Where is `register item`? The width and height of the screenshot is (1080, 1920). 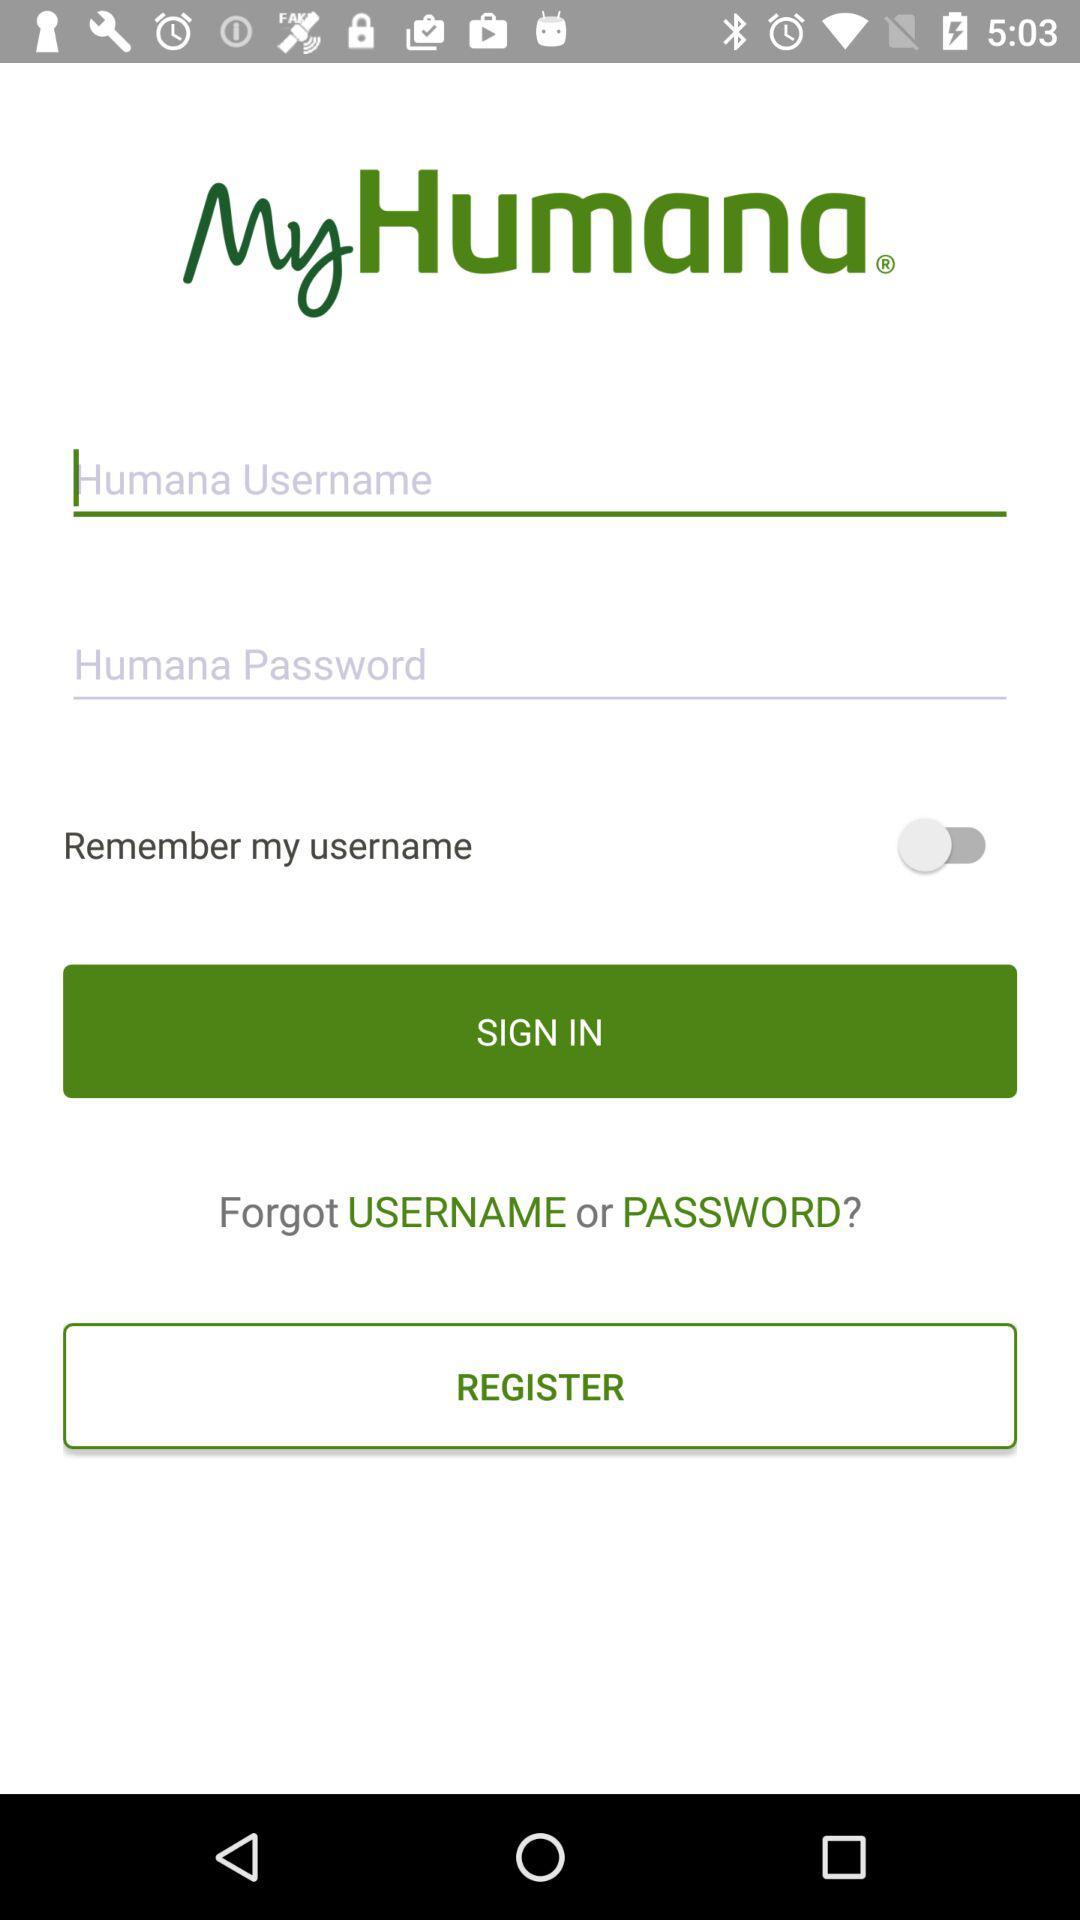 register item is located at coordinates (540, 1385).